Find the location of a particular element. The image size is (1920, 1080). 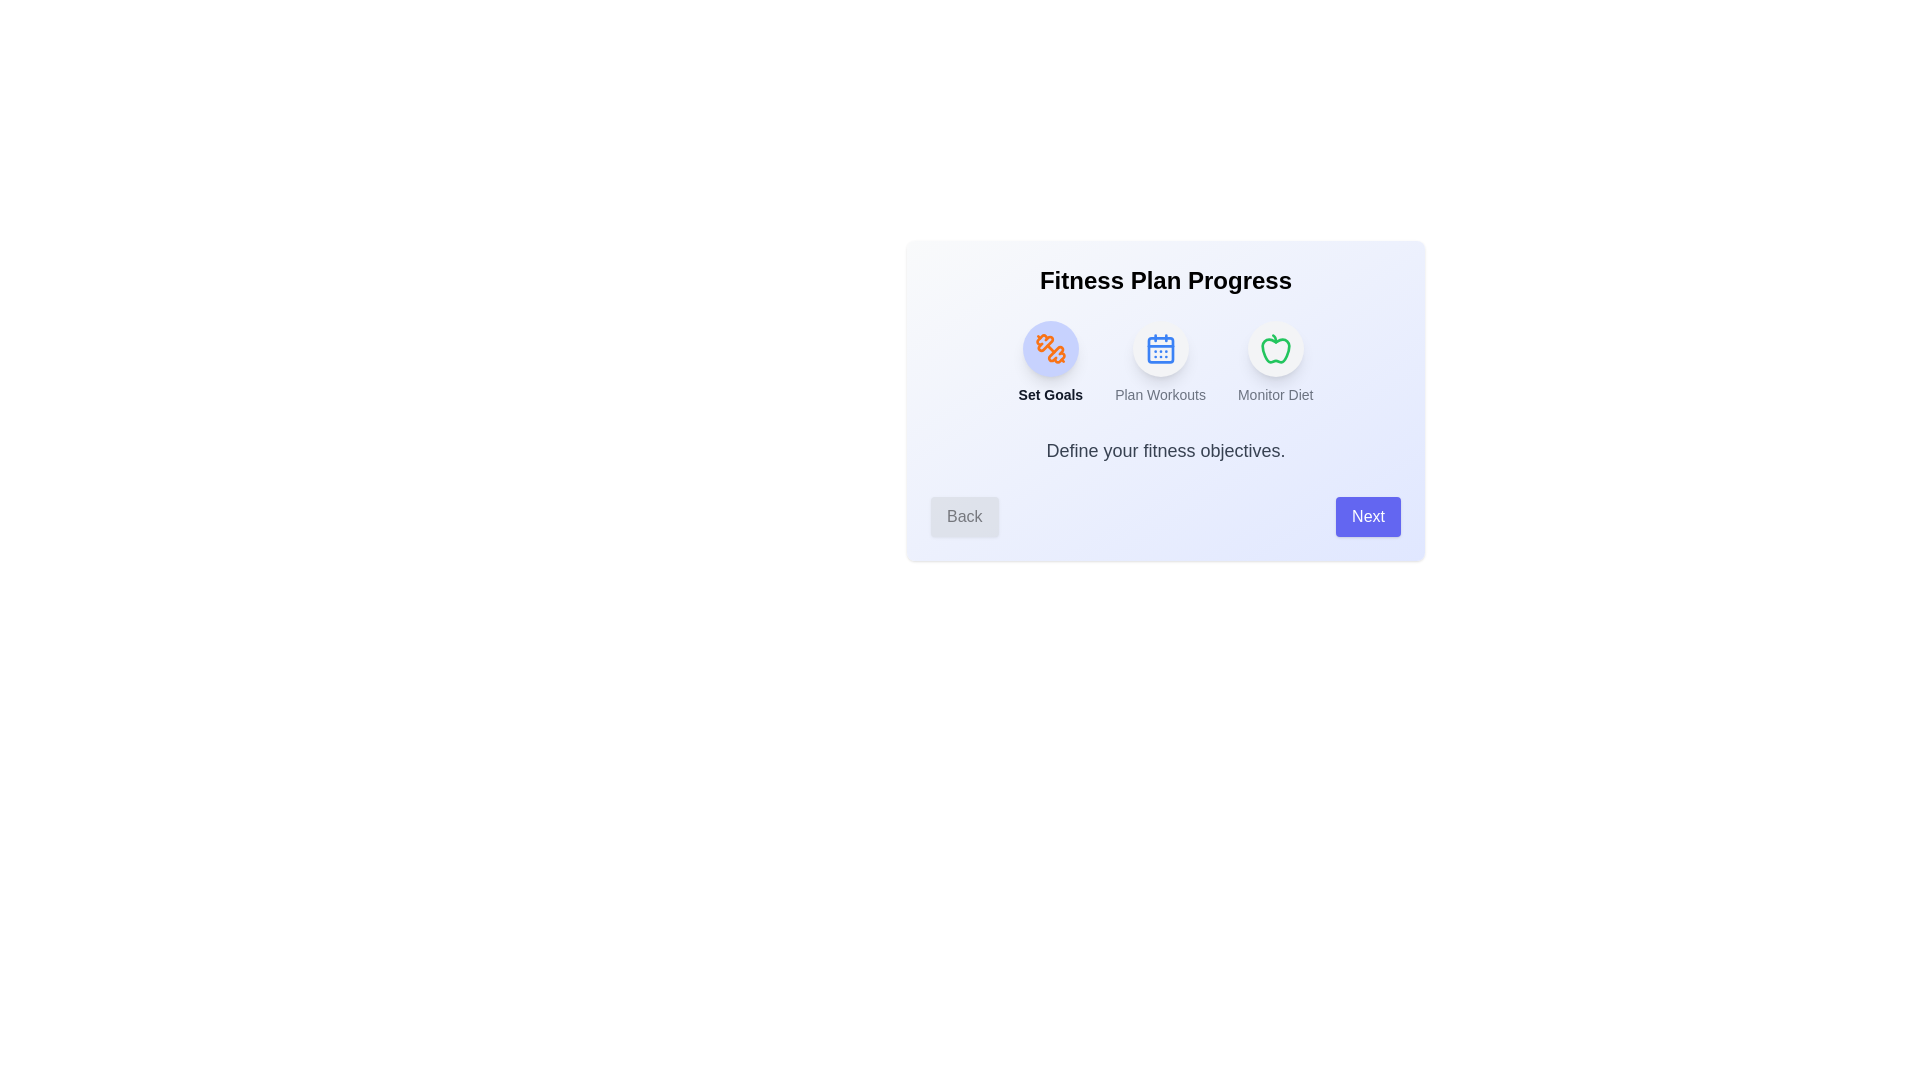

'Next' button to proceed to the next step in the Fitness Plan Stepper is located at coordinates (1367, 515).